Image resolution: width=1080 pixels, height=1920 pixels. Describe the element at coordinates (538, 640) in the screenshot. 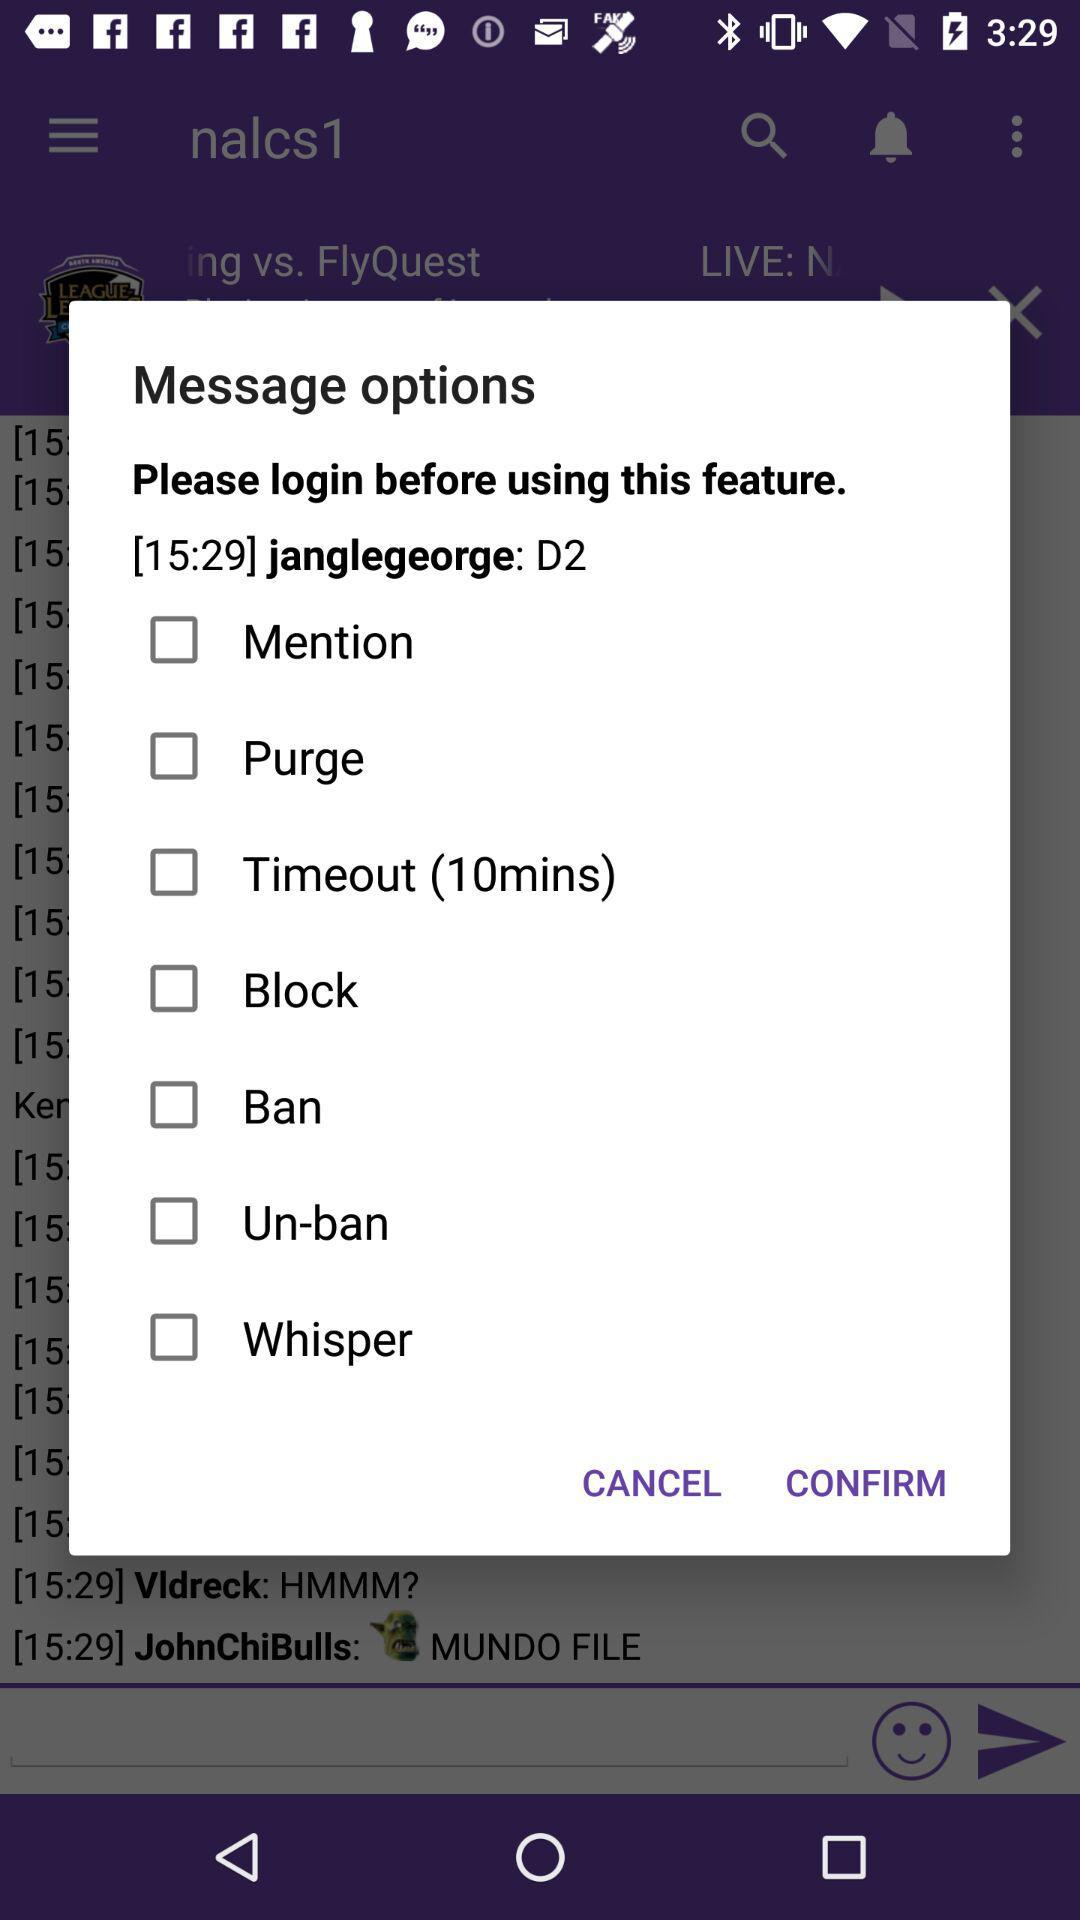

I see `icon below 15 29 janglegeorge app` at that location.